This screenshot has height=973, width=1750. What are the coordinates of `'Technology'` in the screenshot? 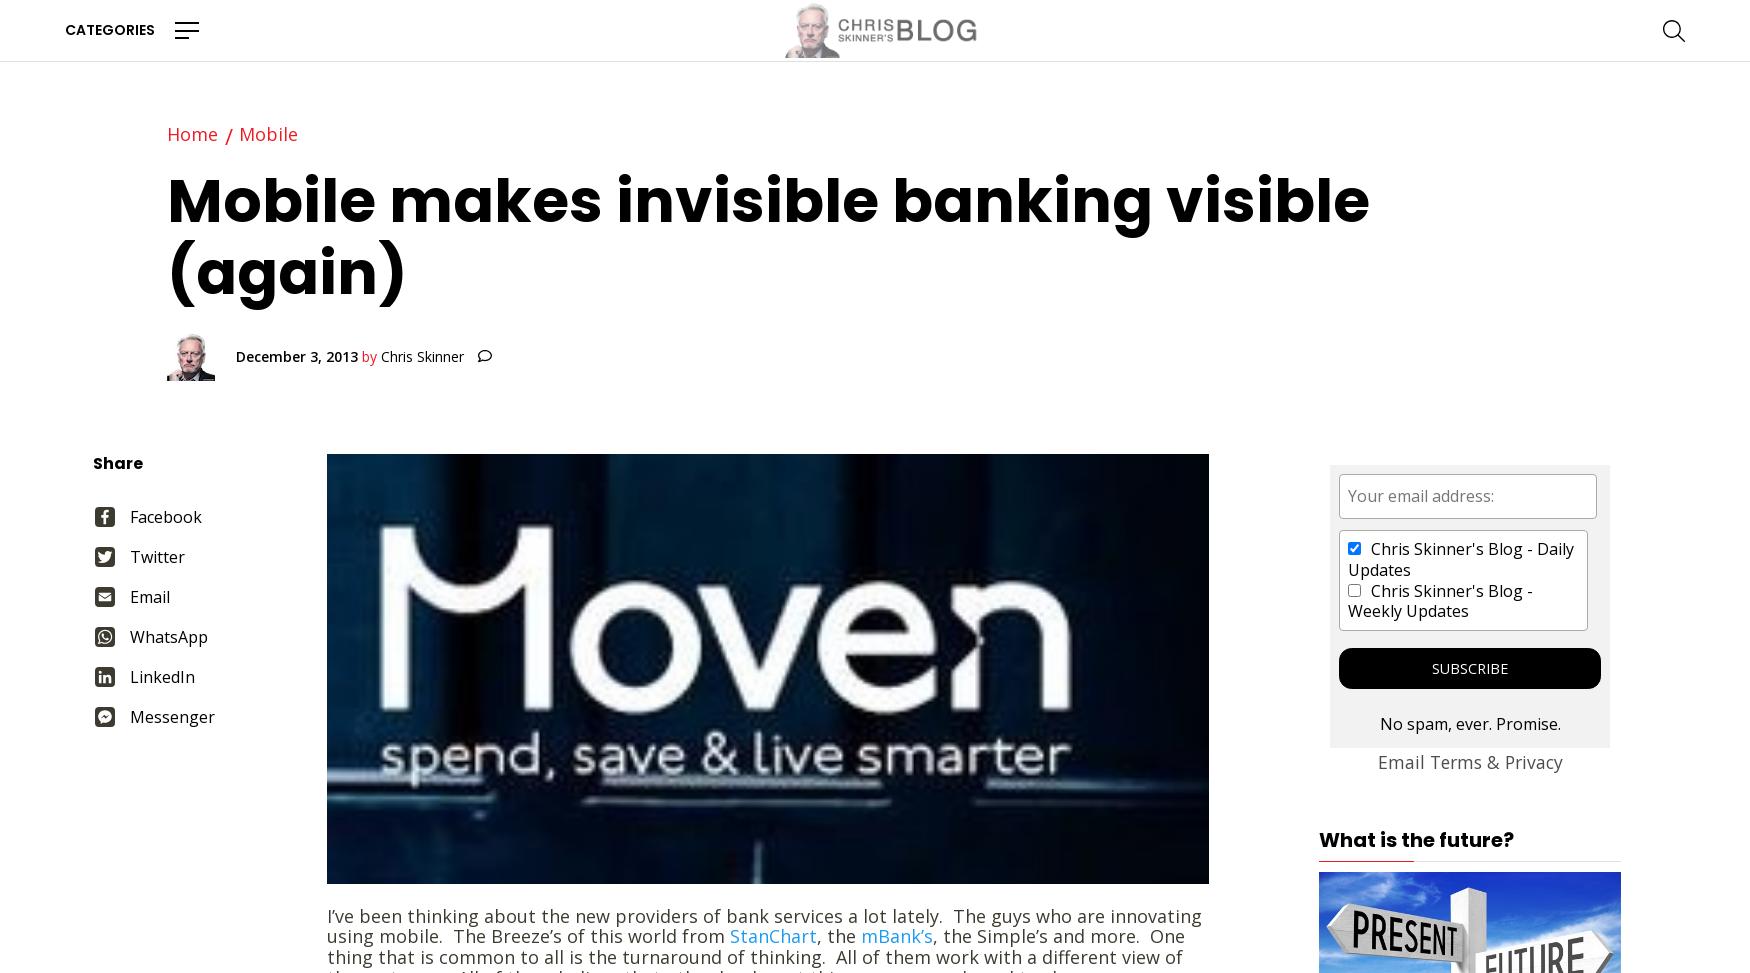 It's located at (403, 374).